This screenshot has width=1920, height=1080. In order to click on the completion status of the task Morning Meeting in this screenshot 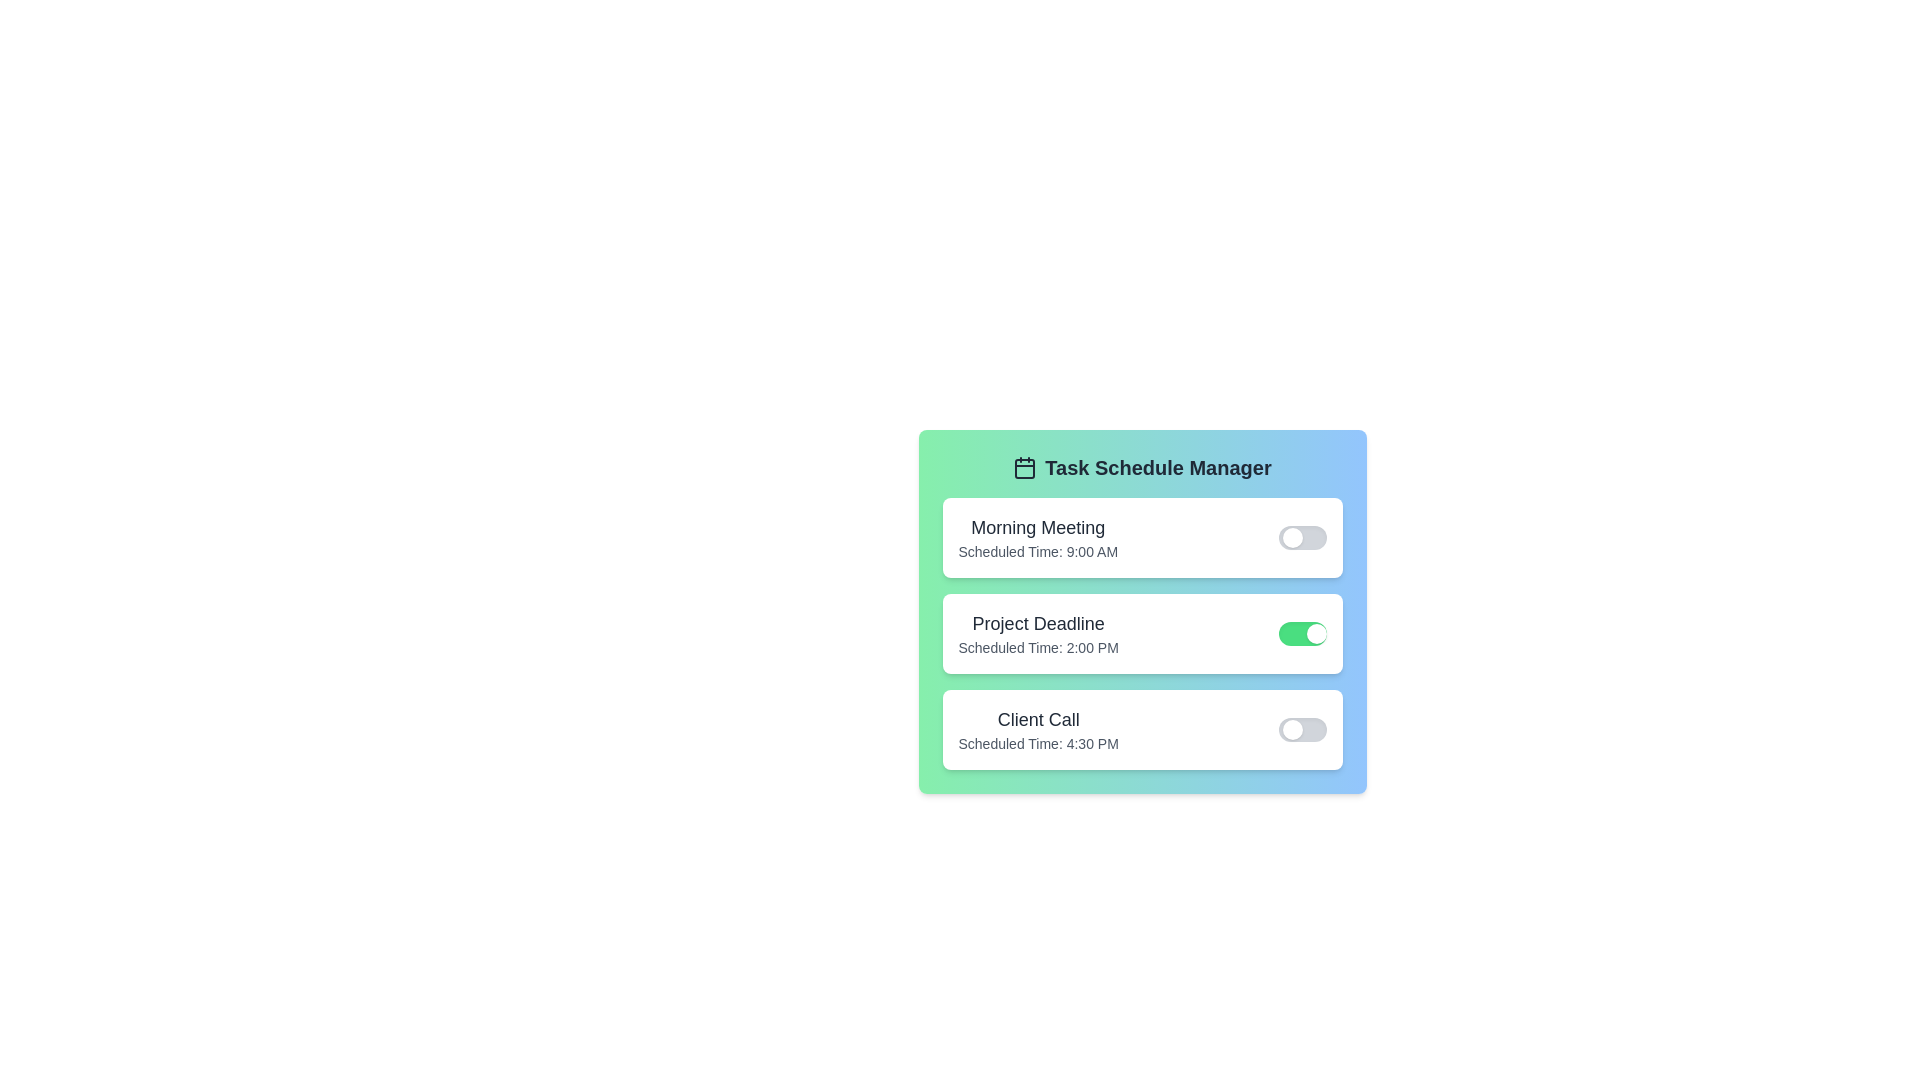, I will do `click(1302, 536)`.